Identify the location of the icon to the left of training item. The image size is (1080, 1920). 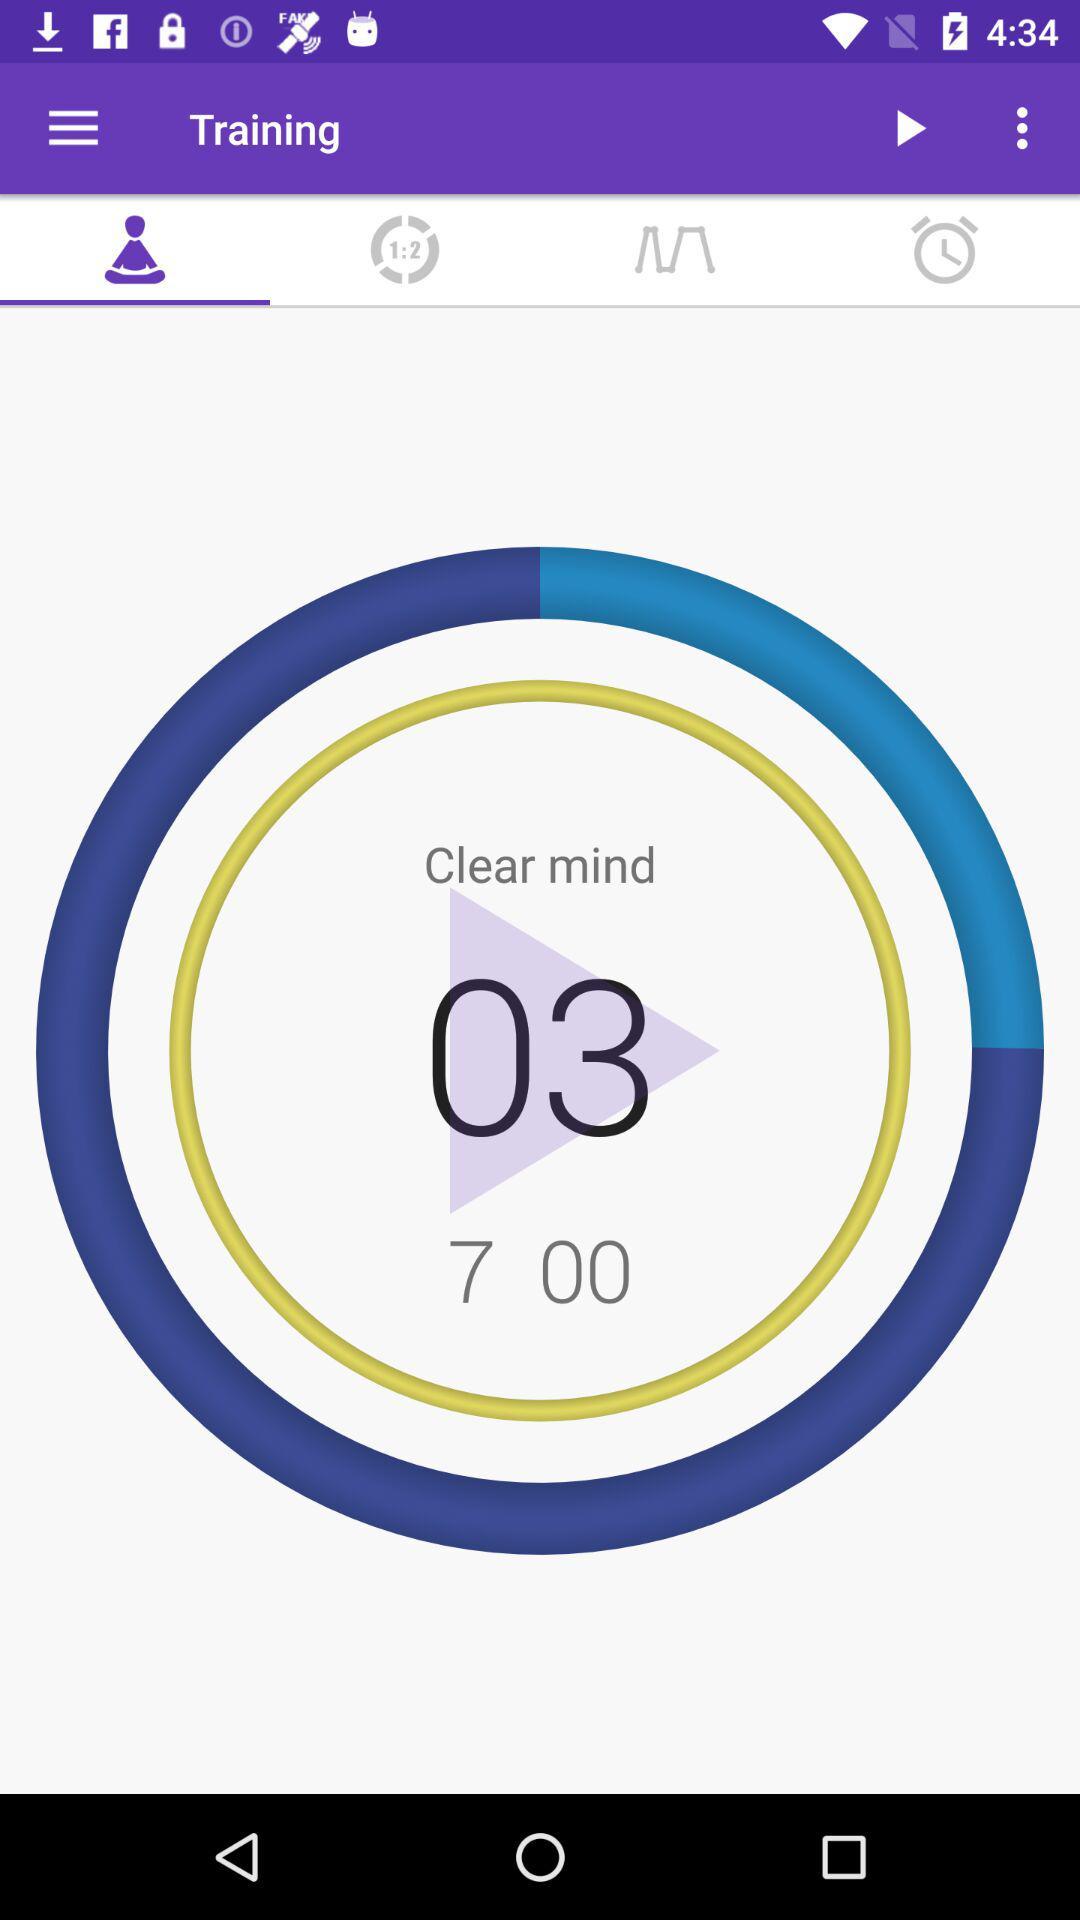
(72, 127).